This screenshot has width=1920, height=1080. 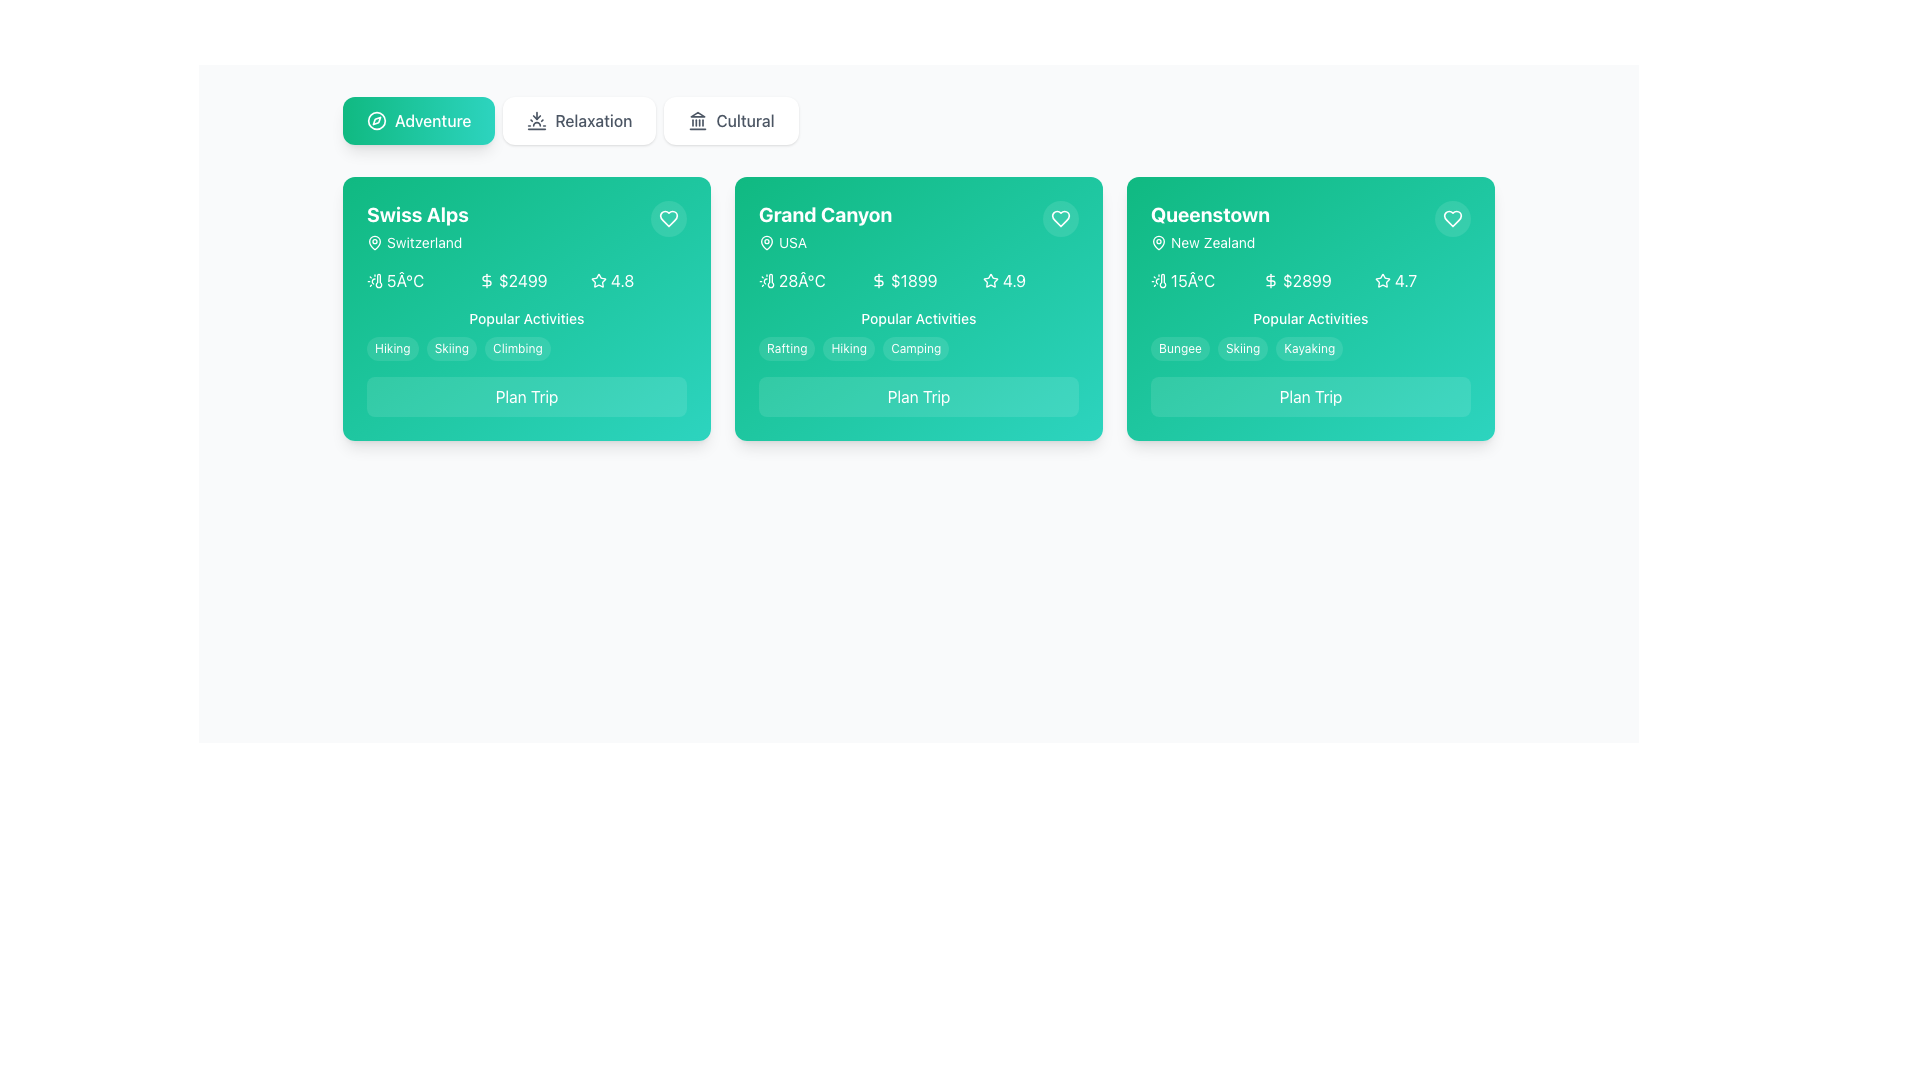 What do you see at coordinates (1381, 281) in the screenshot?
I see `the star icon located next to the text '4.7' in the third green card about 'Queenstown' to interact with the rating UI` at bounding box center [1381, 281].